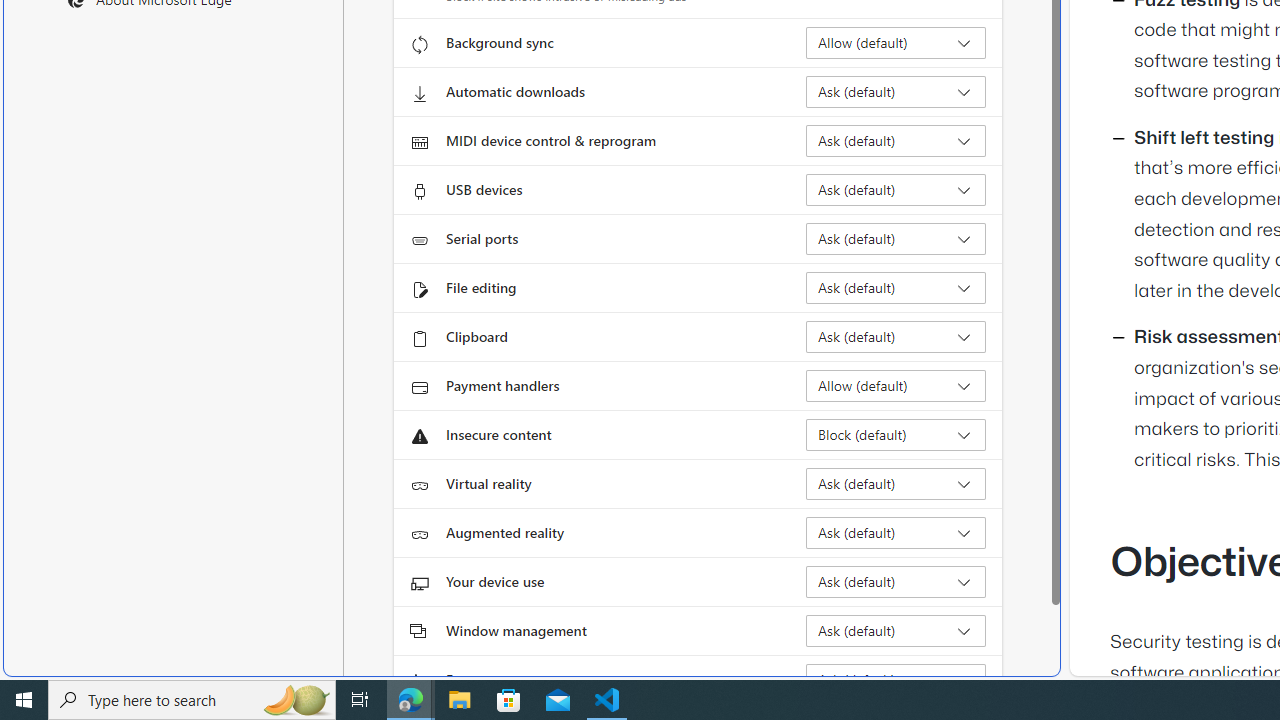 Image resolution: width=1280 pixels, height=720 pixels. What do you see at coordinates (895, 631) in the screenshot?
I see `'Window management Ask (default)'` at bounding box center [895, 631].